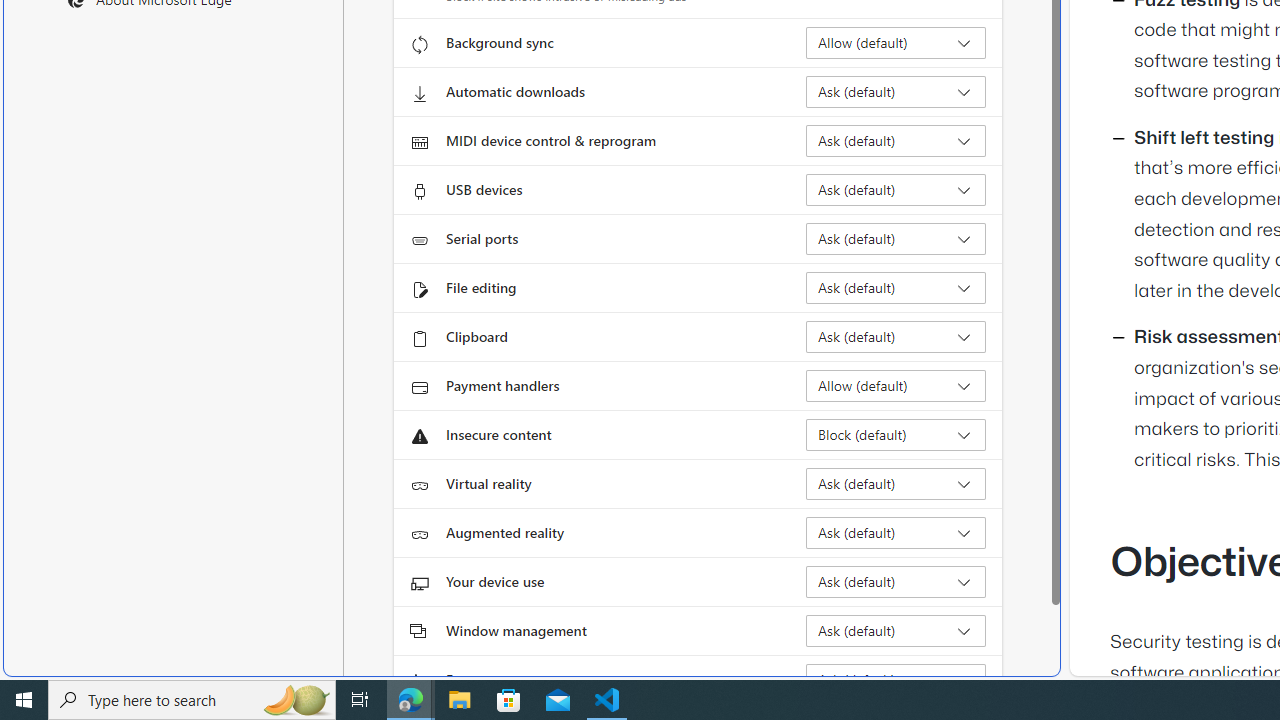 Image resolution: width=1280 pixels, height=720 pixels. What do you see at coordinates (895, 631) in the screenshot?
I see `'Window management Ask (default)'` at bounding box center [895, 631].